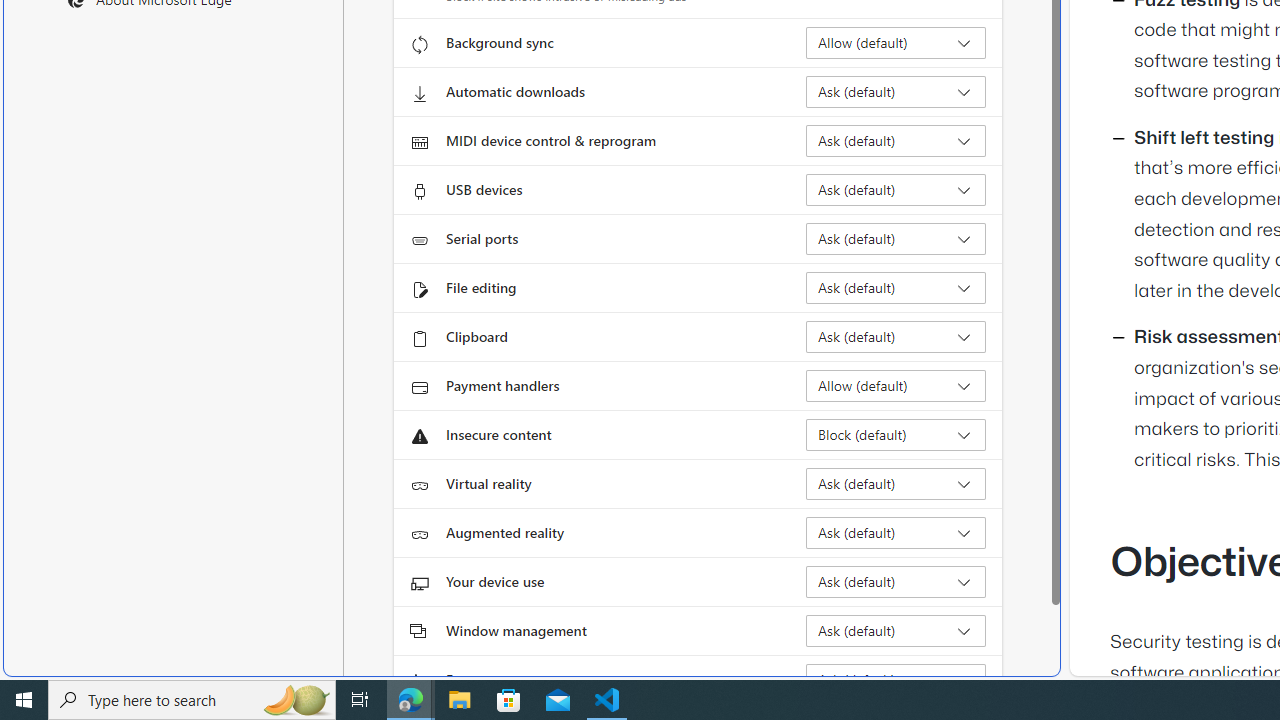 Image resolution: width=1280 pixels, height=720 pixels. What do you see at coordinates (895, 631) in the screenshot?
I see `'Window management Ask (default)'` at bounding box center [895, 631].